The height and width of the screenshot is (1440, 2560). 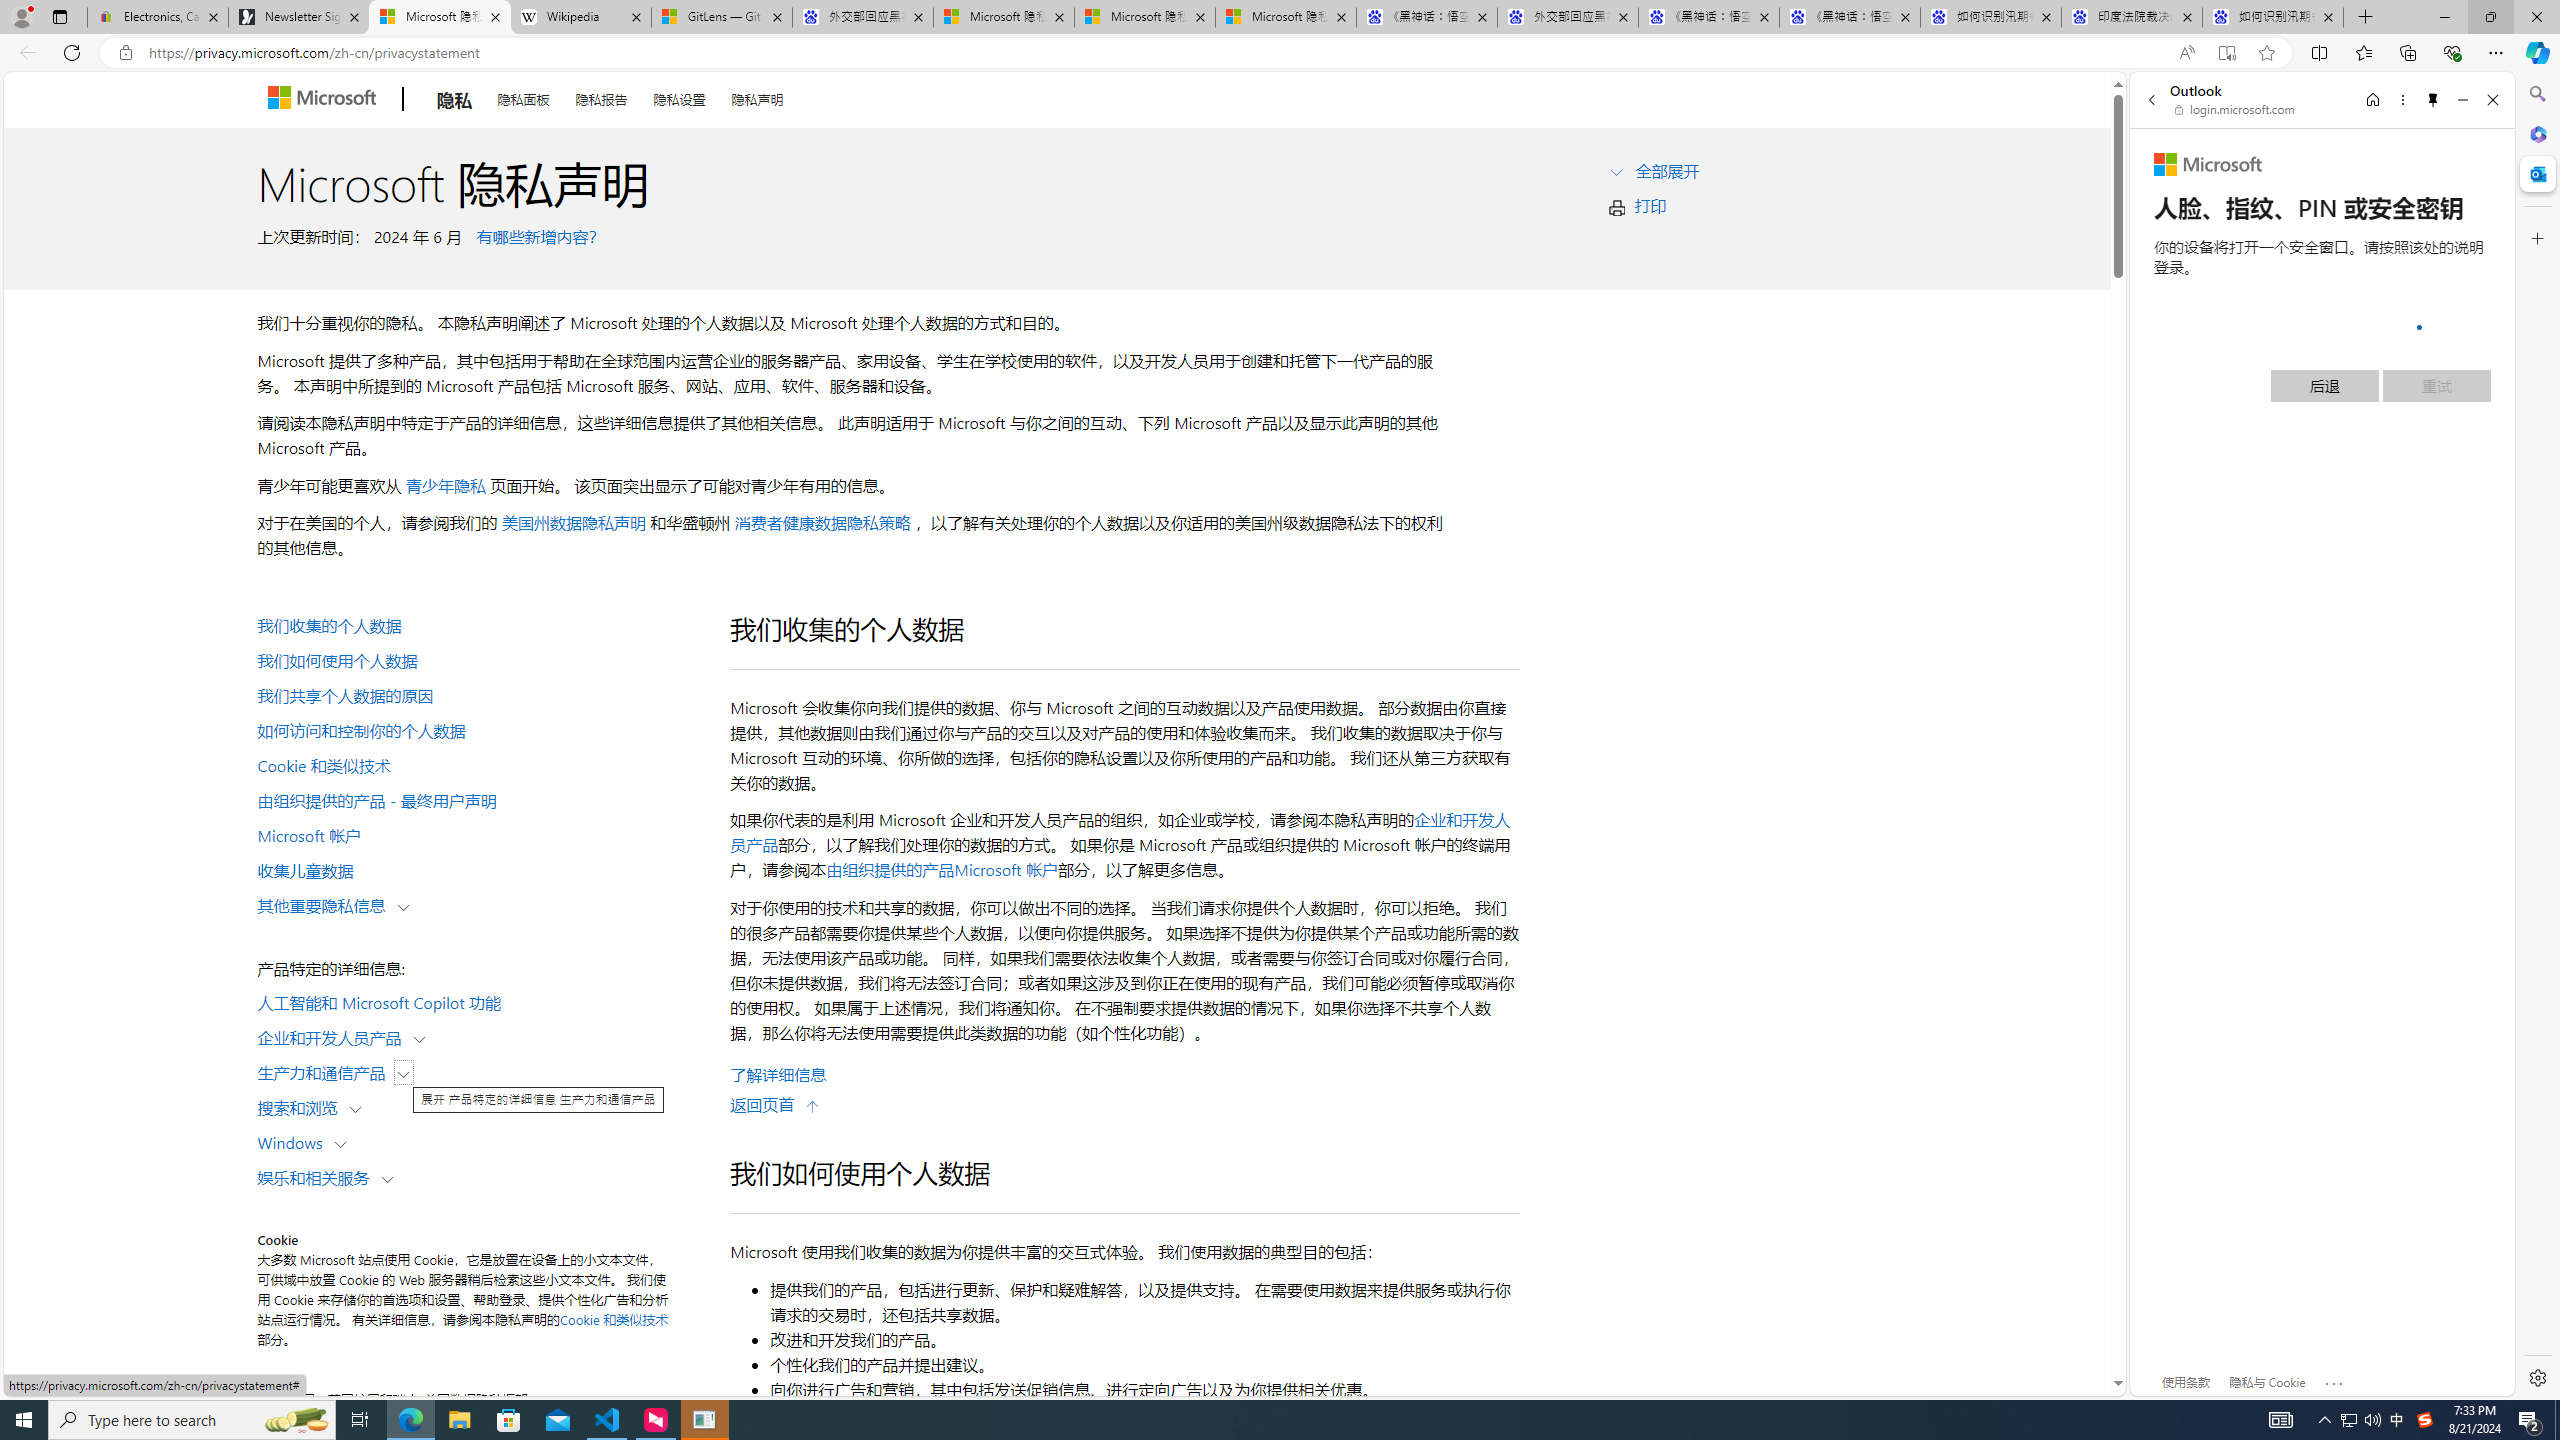 What do you see at coordinates (298, 16) in the screenshot?
I see `'Newsletter Sign Up'` at bounding box center [298, 16].